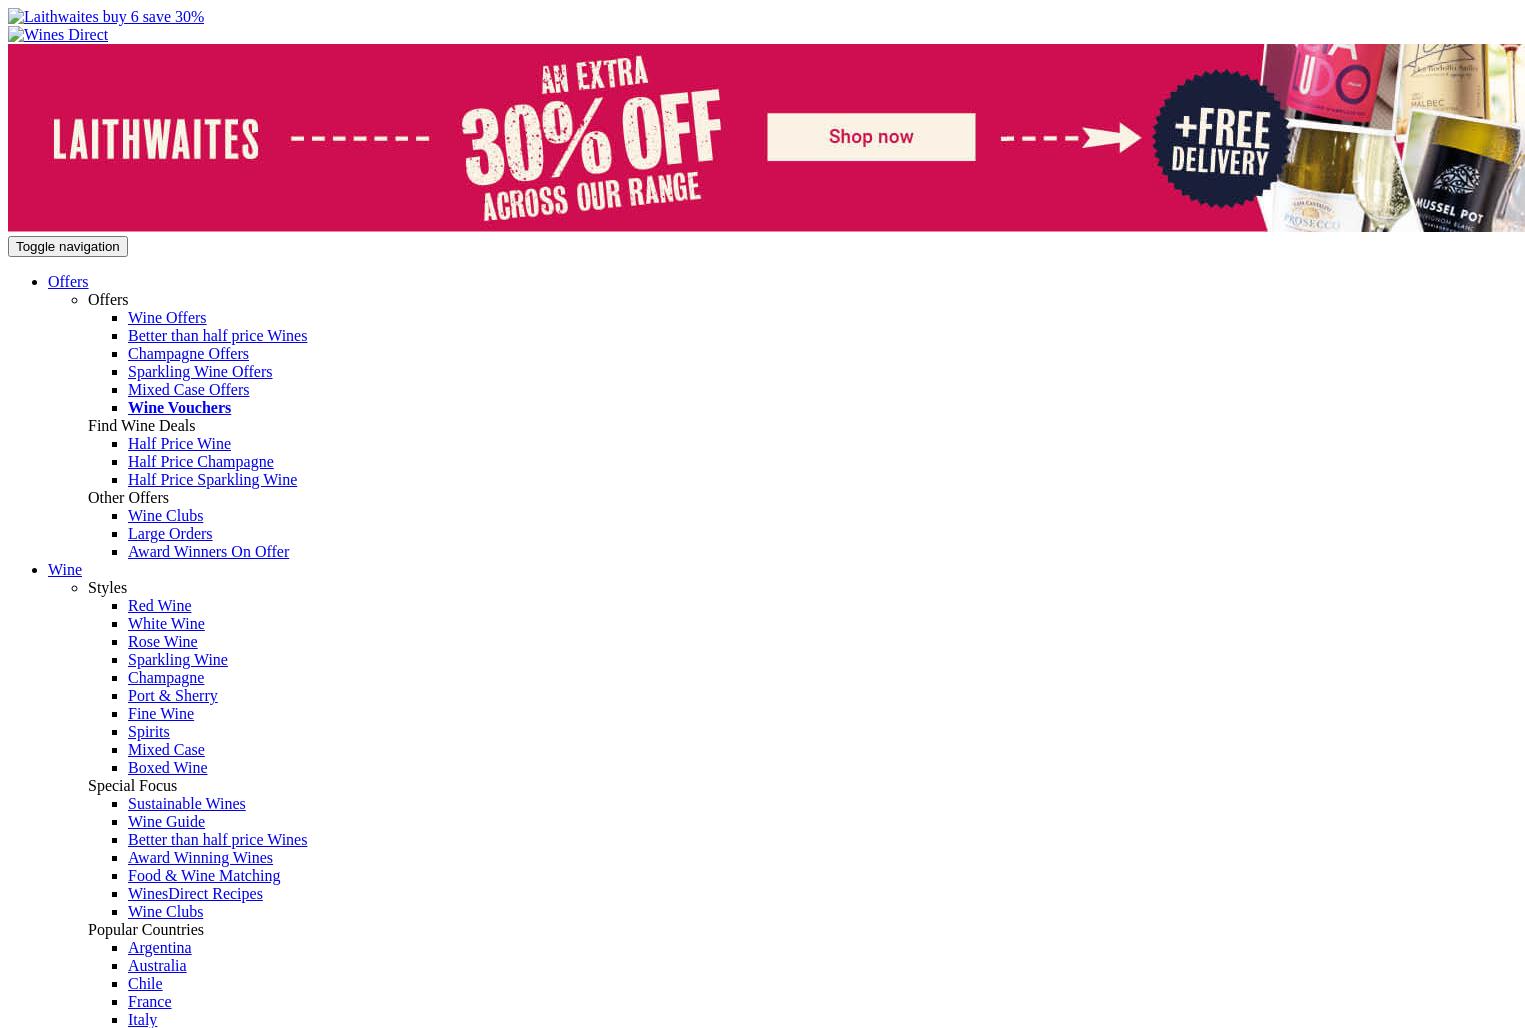 The image size is (1525, 1028). What do you see at coordinates (188, 389) in the screenshot?
I see `'Mixed Case Offers'` at bounding box center [188, 389].